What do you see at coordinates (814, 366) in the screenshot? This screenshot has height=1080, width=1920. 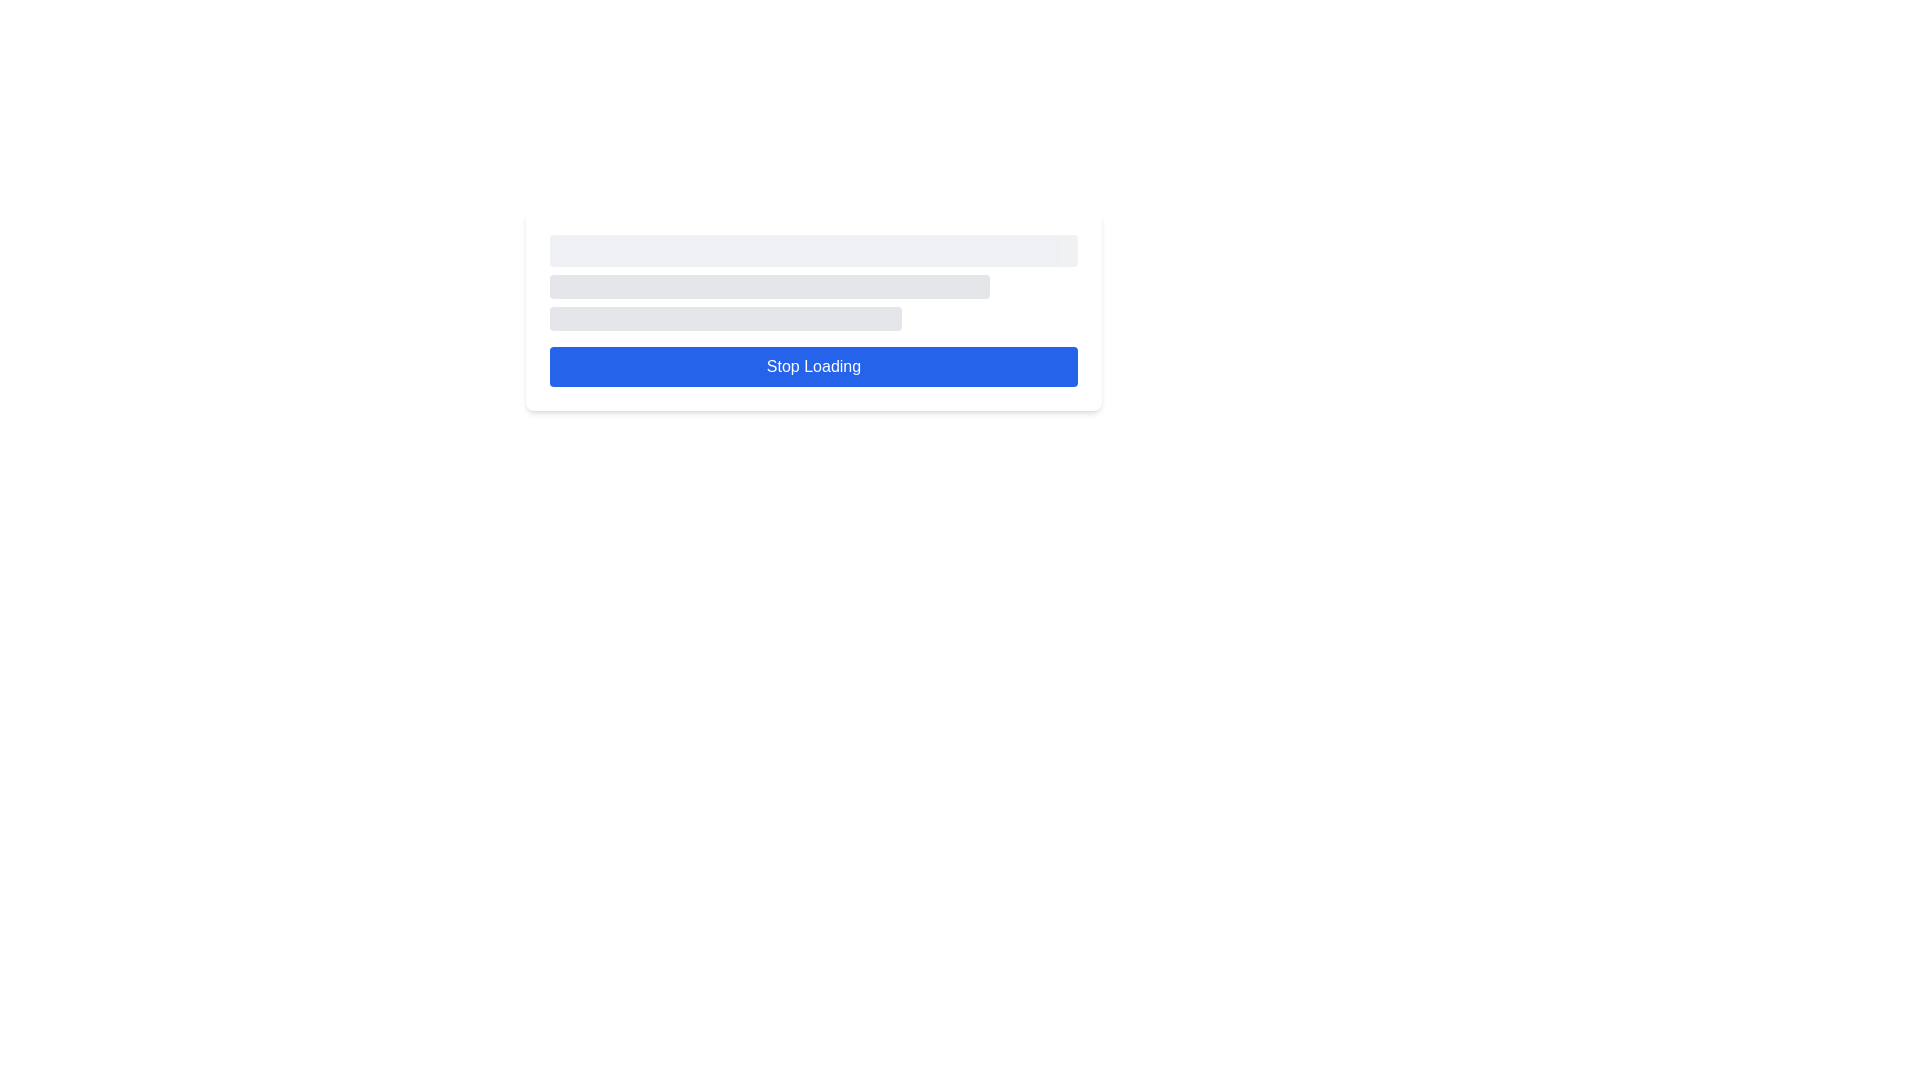 I see `the 'Stop Loading' button` at bounding box center [814, 366].